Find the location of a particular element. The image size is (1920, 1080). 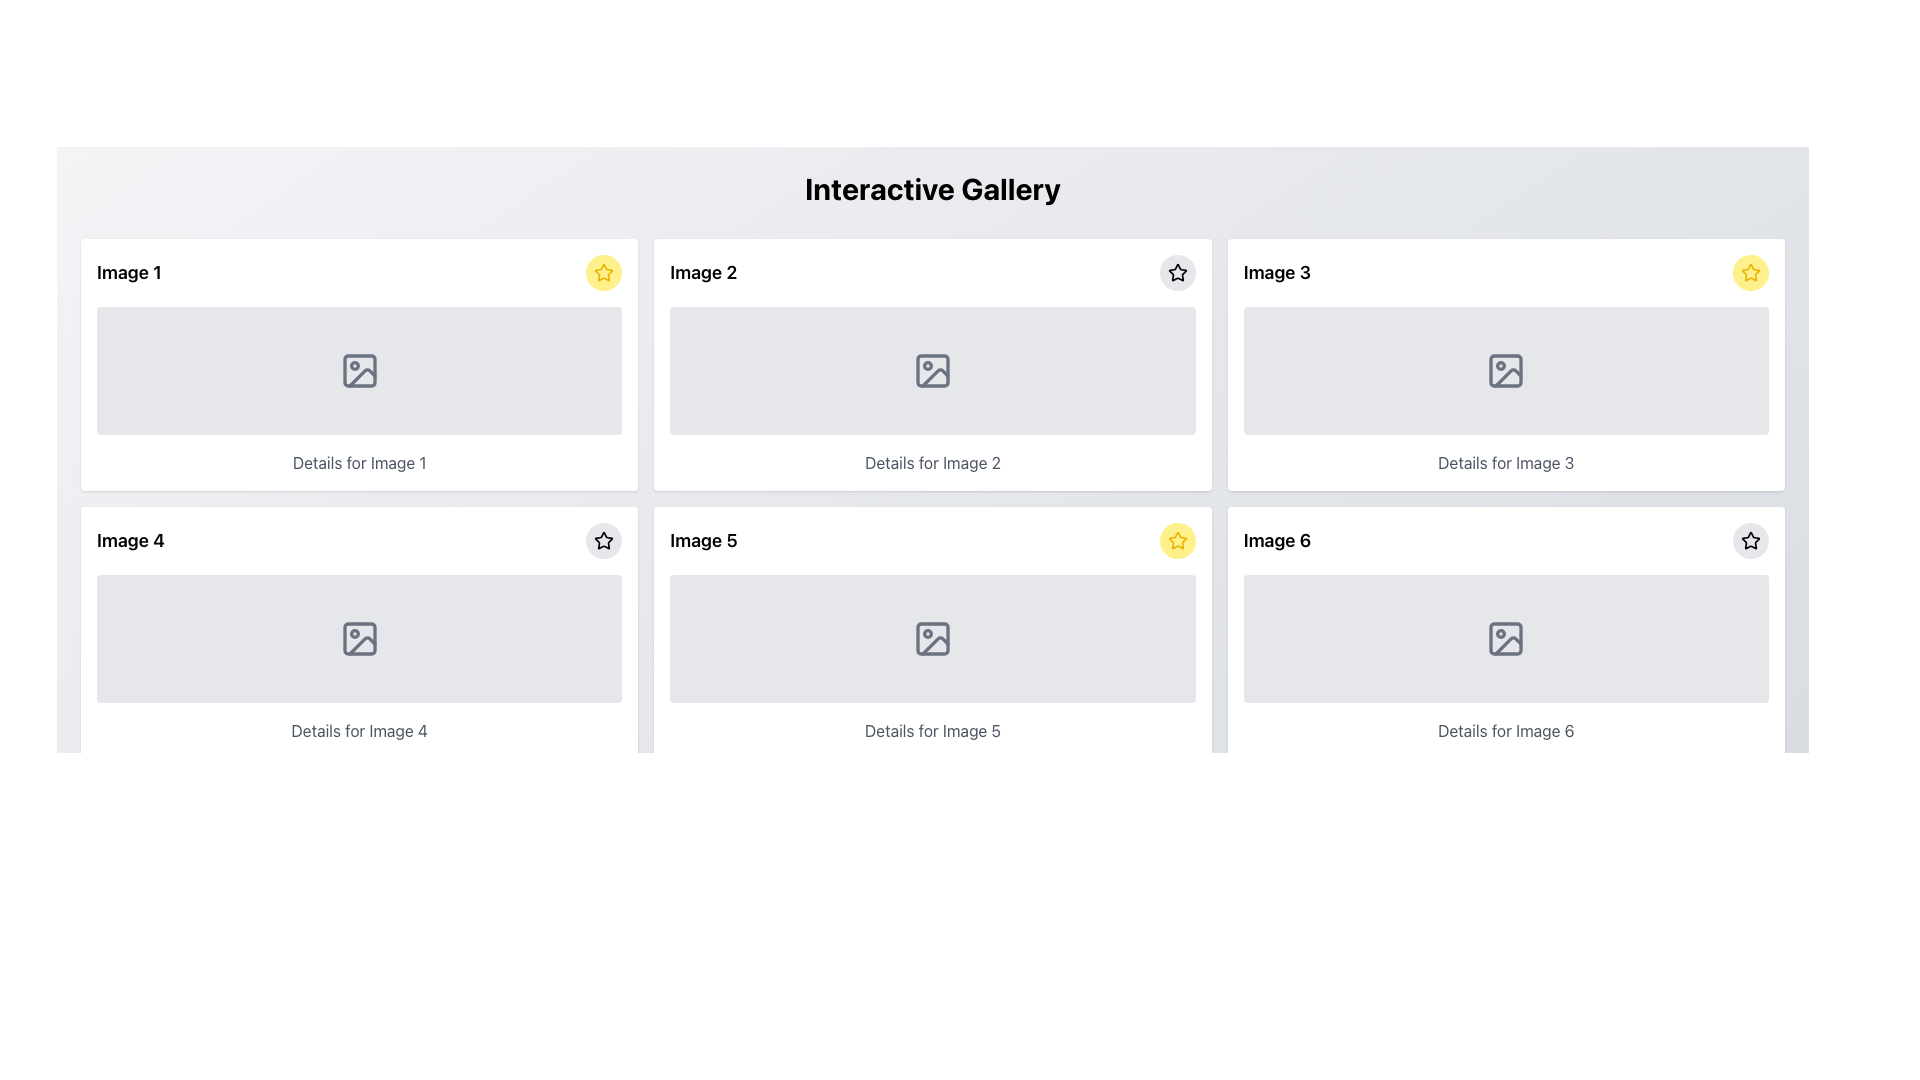

the circular yellow button with a star icon located in the top-right corner of the 'Image 5' section is located at coordinates (1177, 540).